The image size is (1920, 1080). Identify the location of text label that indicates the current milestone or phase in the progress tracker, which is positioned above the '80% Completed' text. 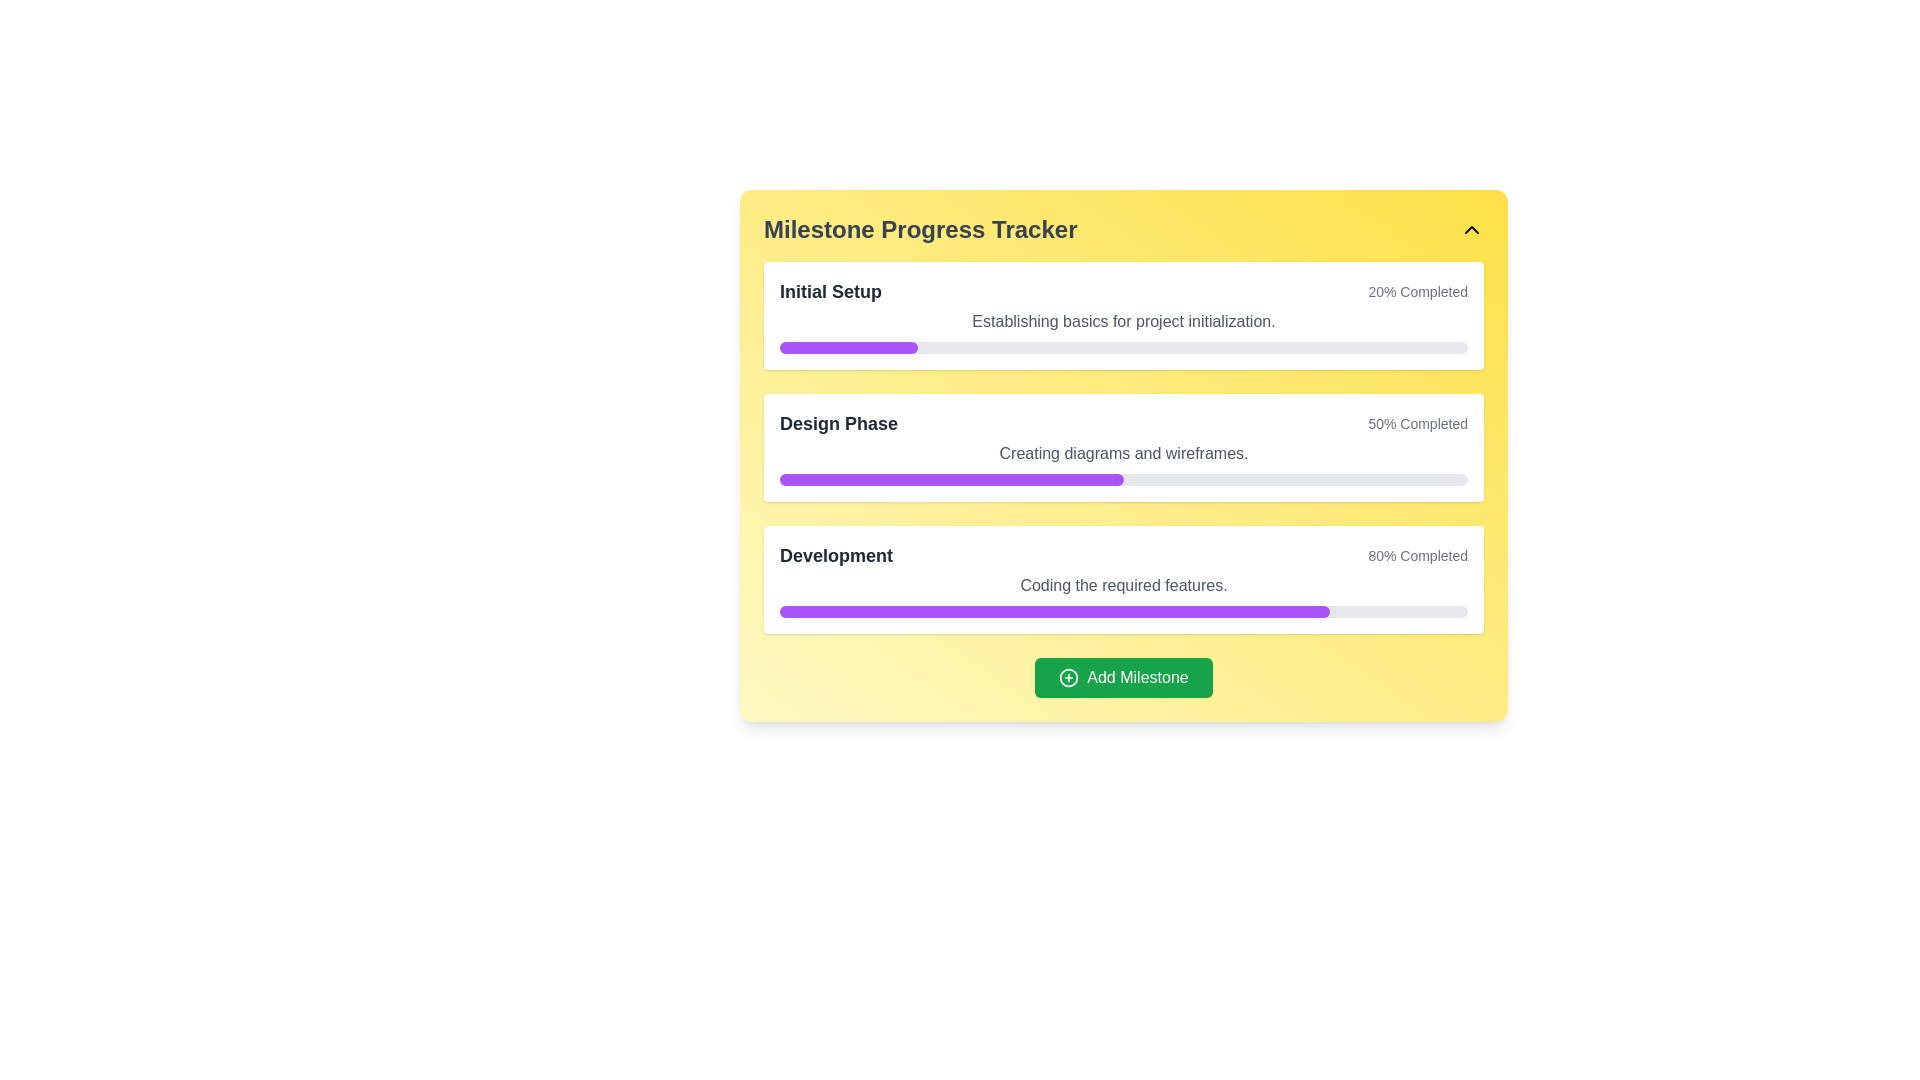
(836, 555).